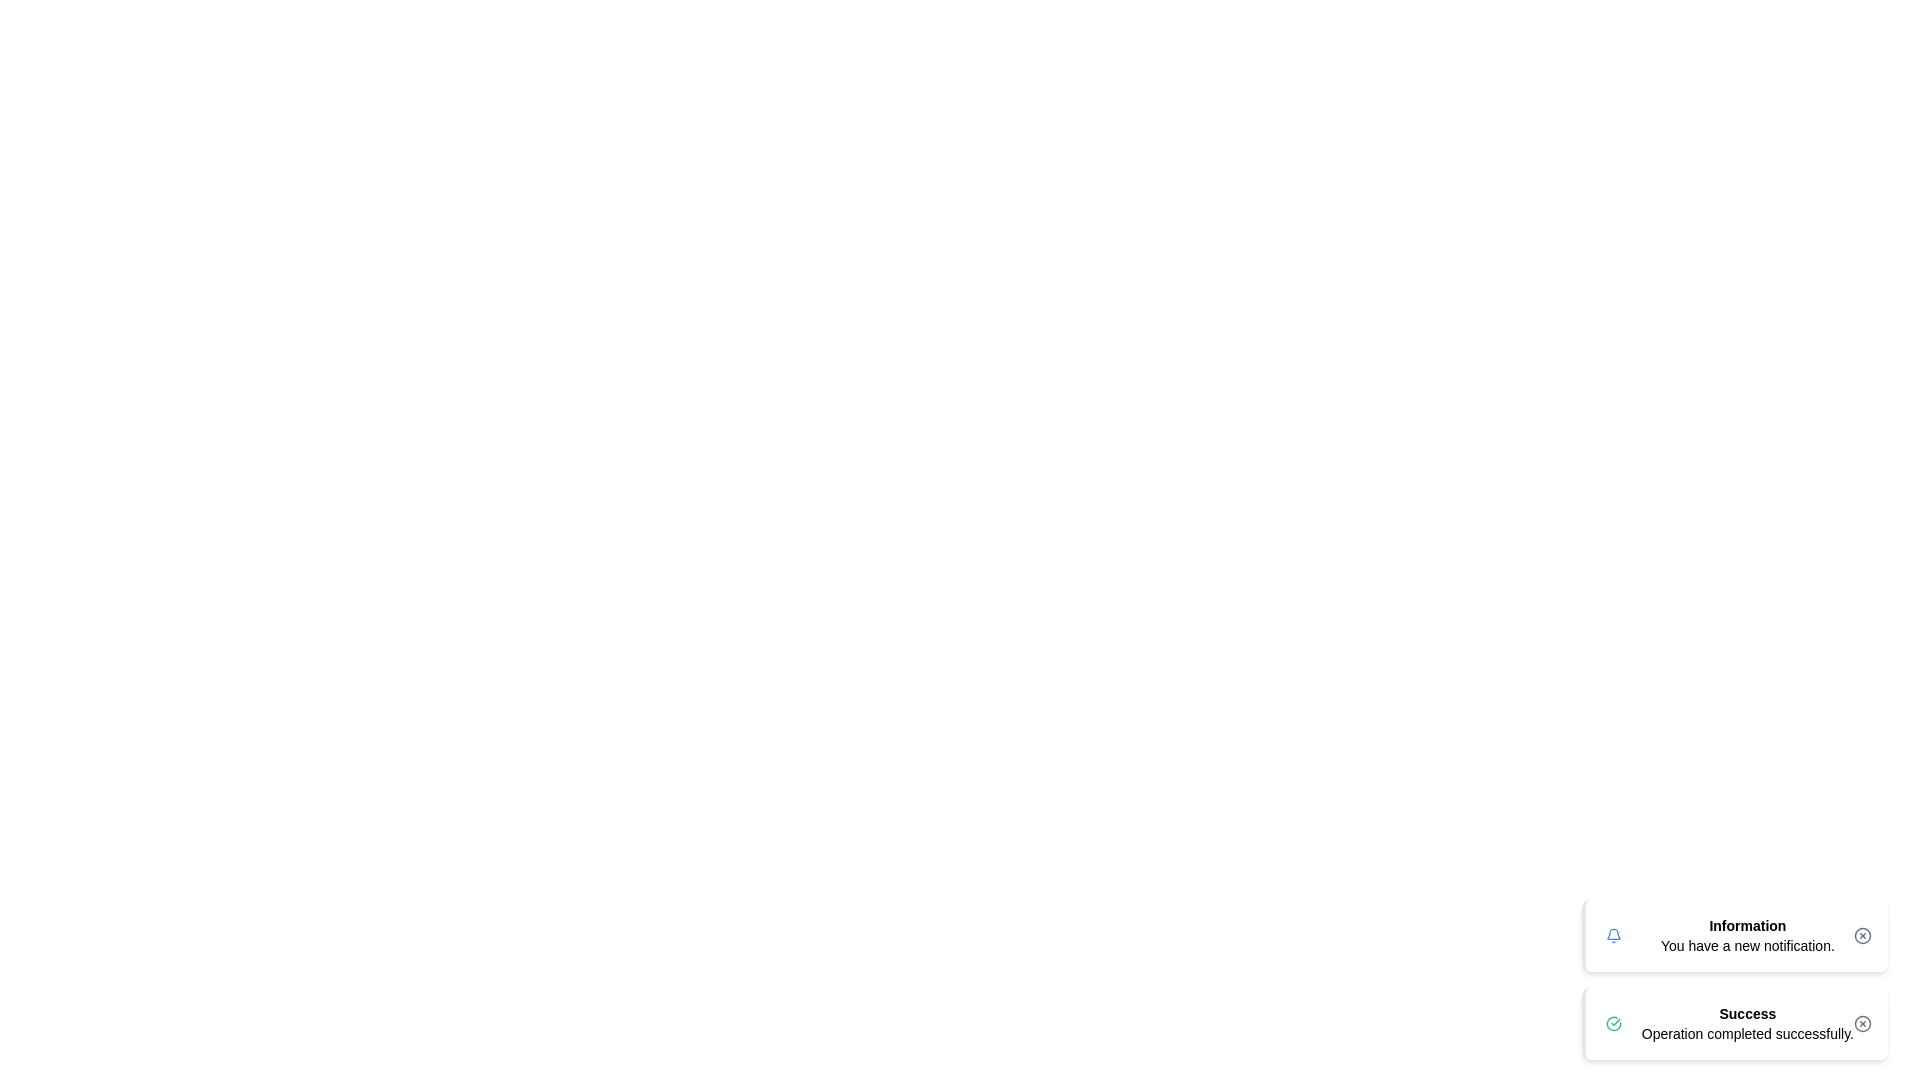 This screenshot has width=1920, height=1080. I want to click on the circular SVG element that serves as part of the close or dismiss icon for the 'Success' notification box located in the lower-right portion, so click(1861, 1023).